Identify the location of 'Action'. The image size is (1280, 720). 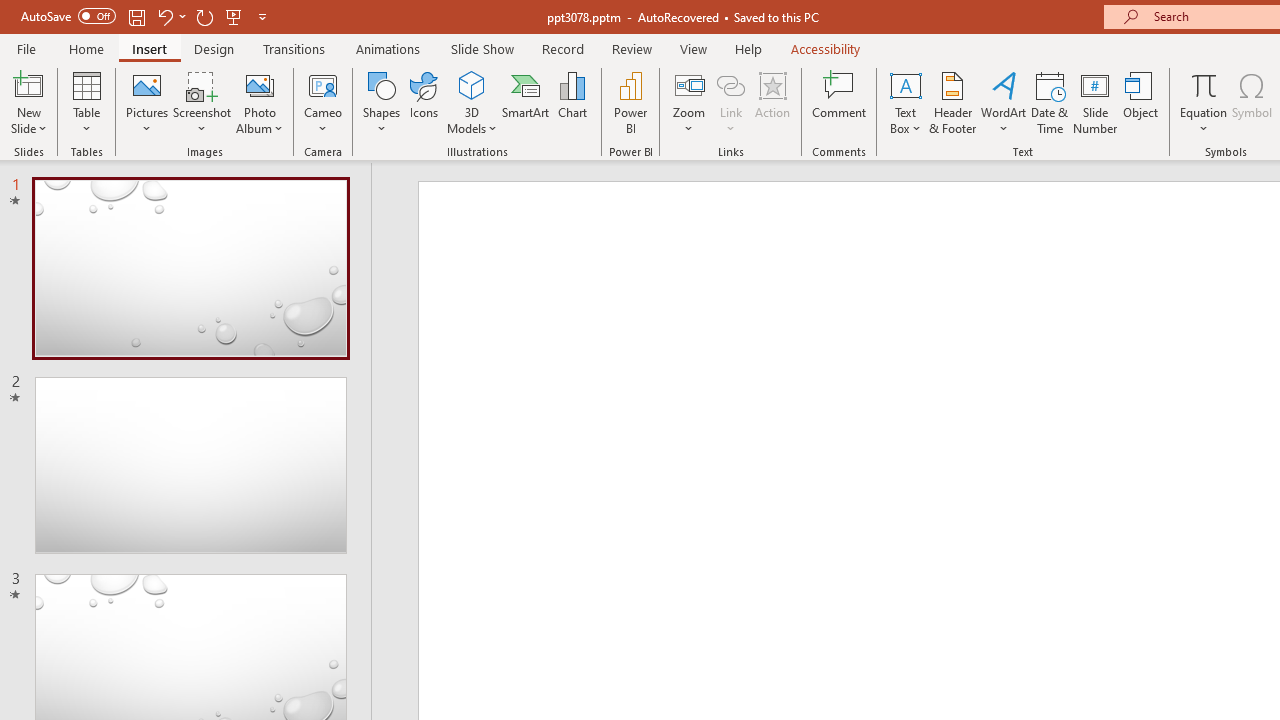
(772, 103).